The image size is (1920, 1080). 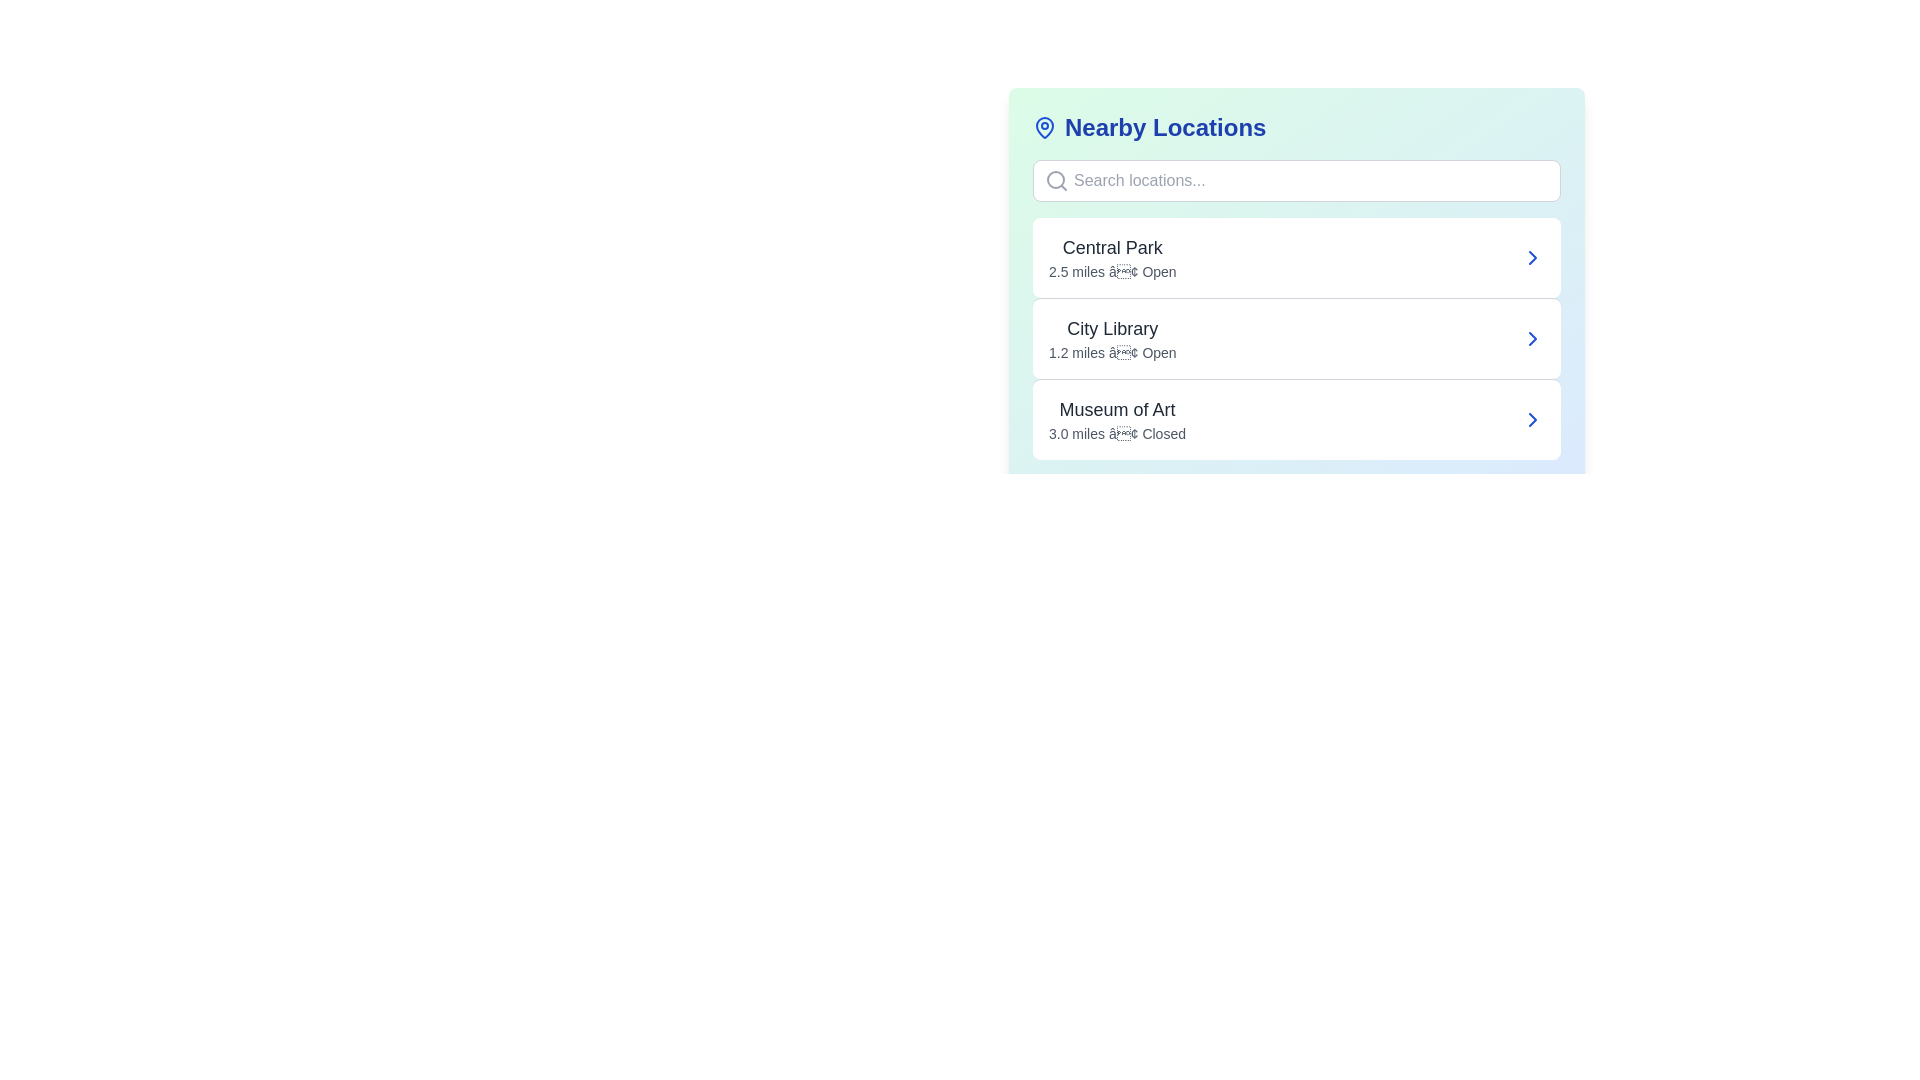 I want to click on the first card in the list of nearby locations that navigates to information about Central Park, so click(x=1296, y=257).